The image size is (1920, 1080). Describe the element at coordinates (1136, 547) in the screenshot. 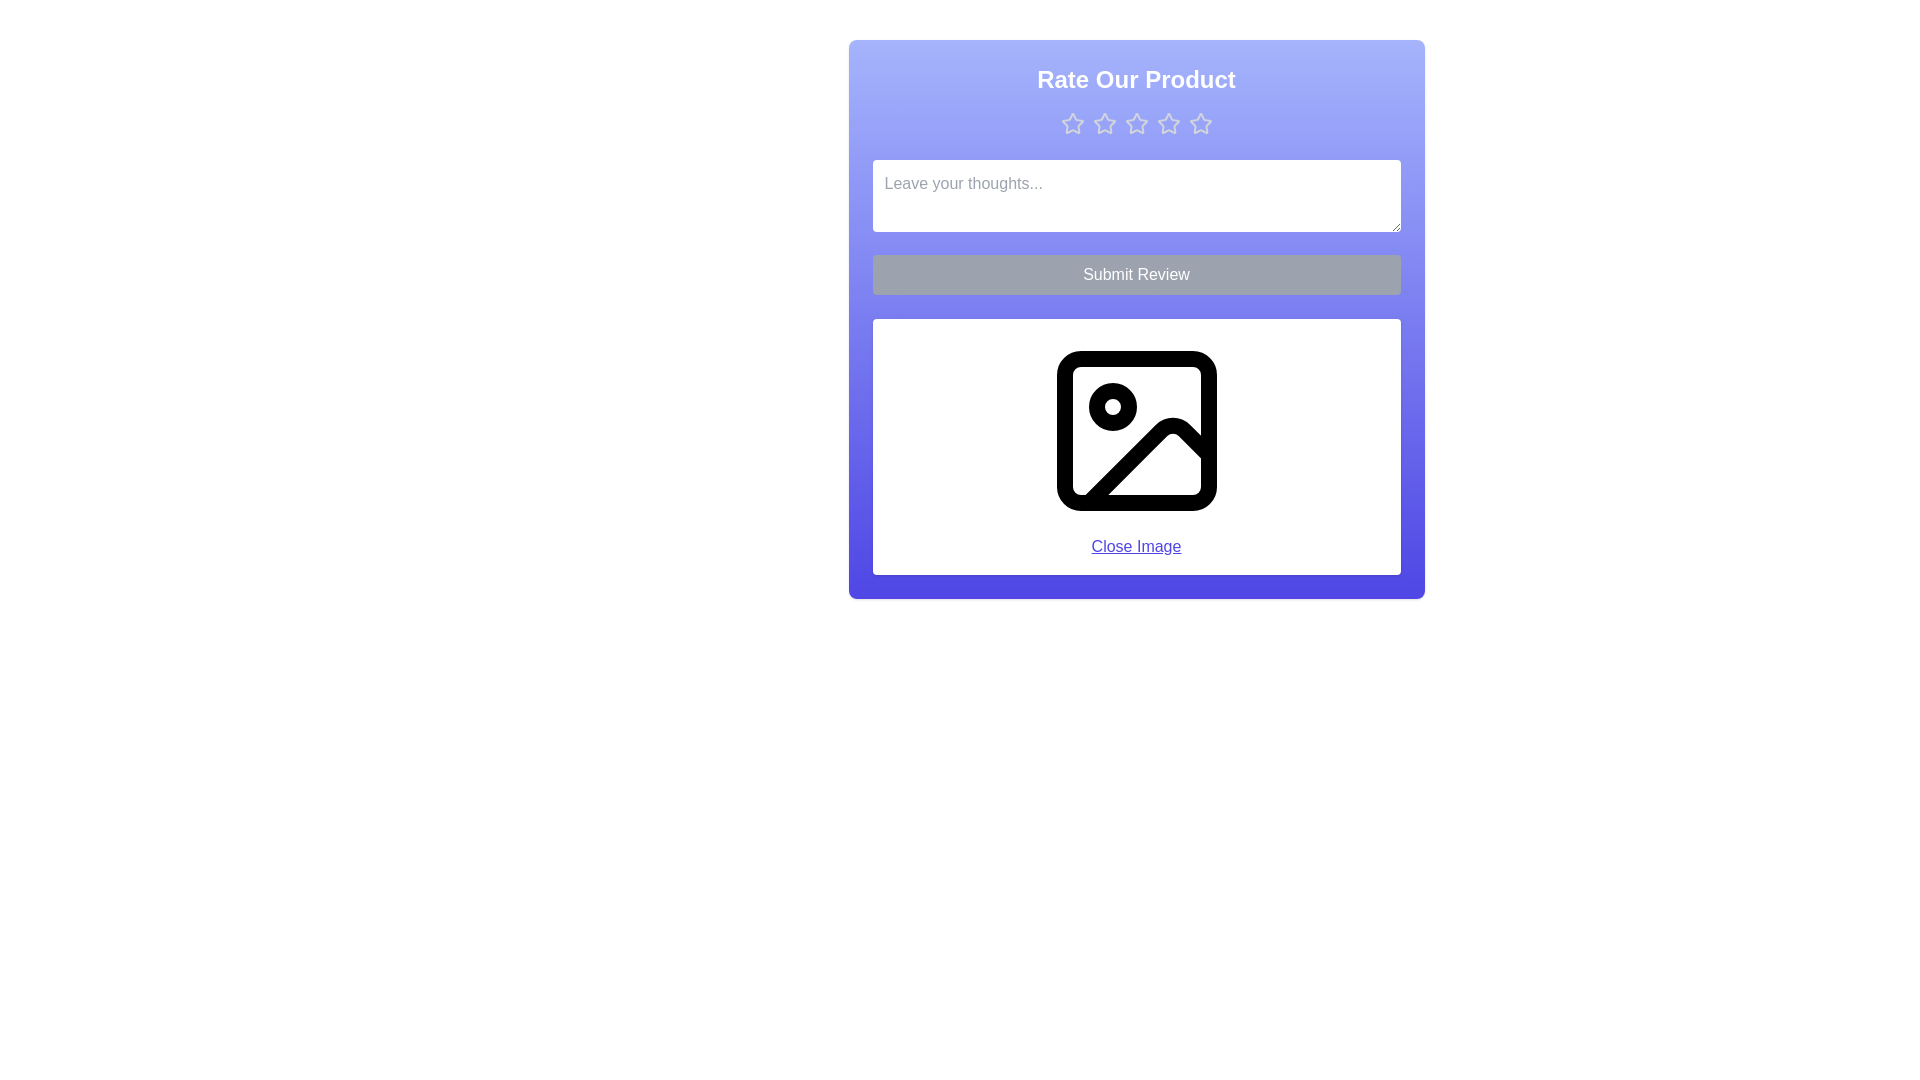

I see `the 'Close Image' button to close the displayed image` at that location.